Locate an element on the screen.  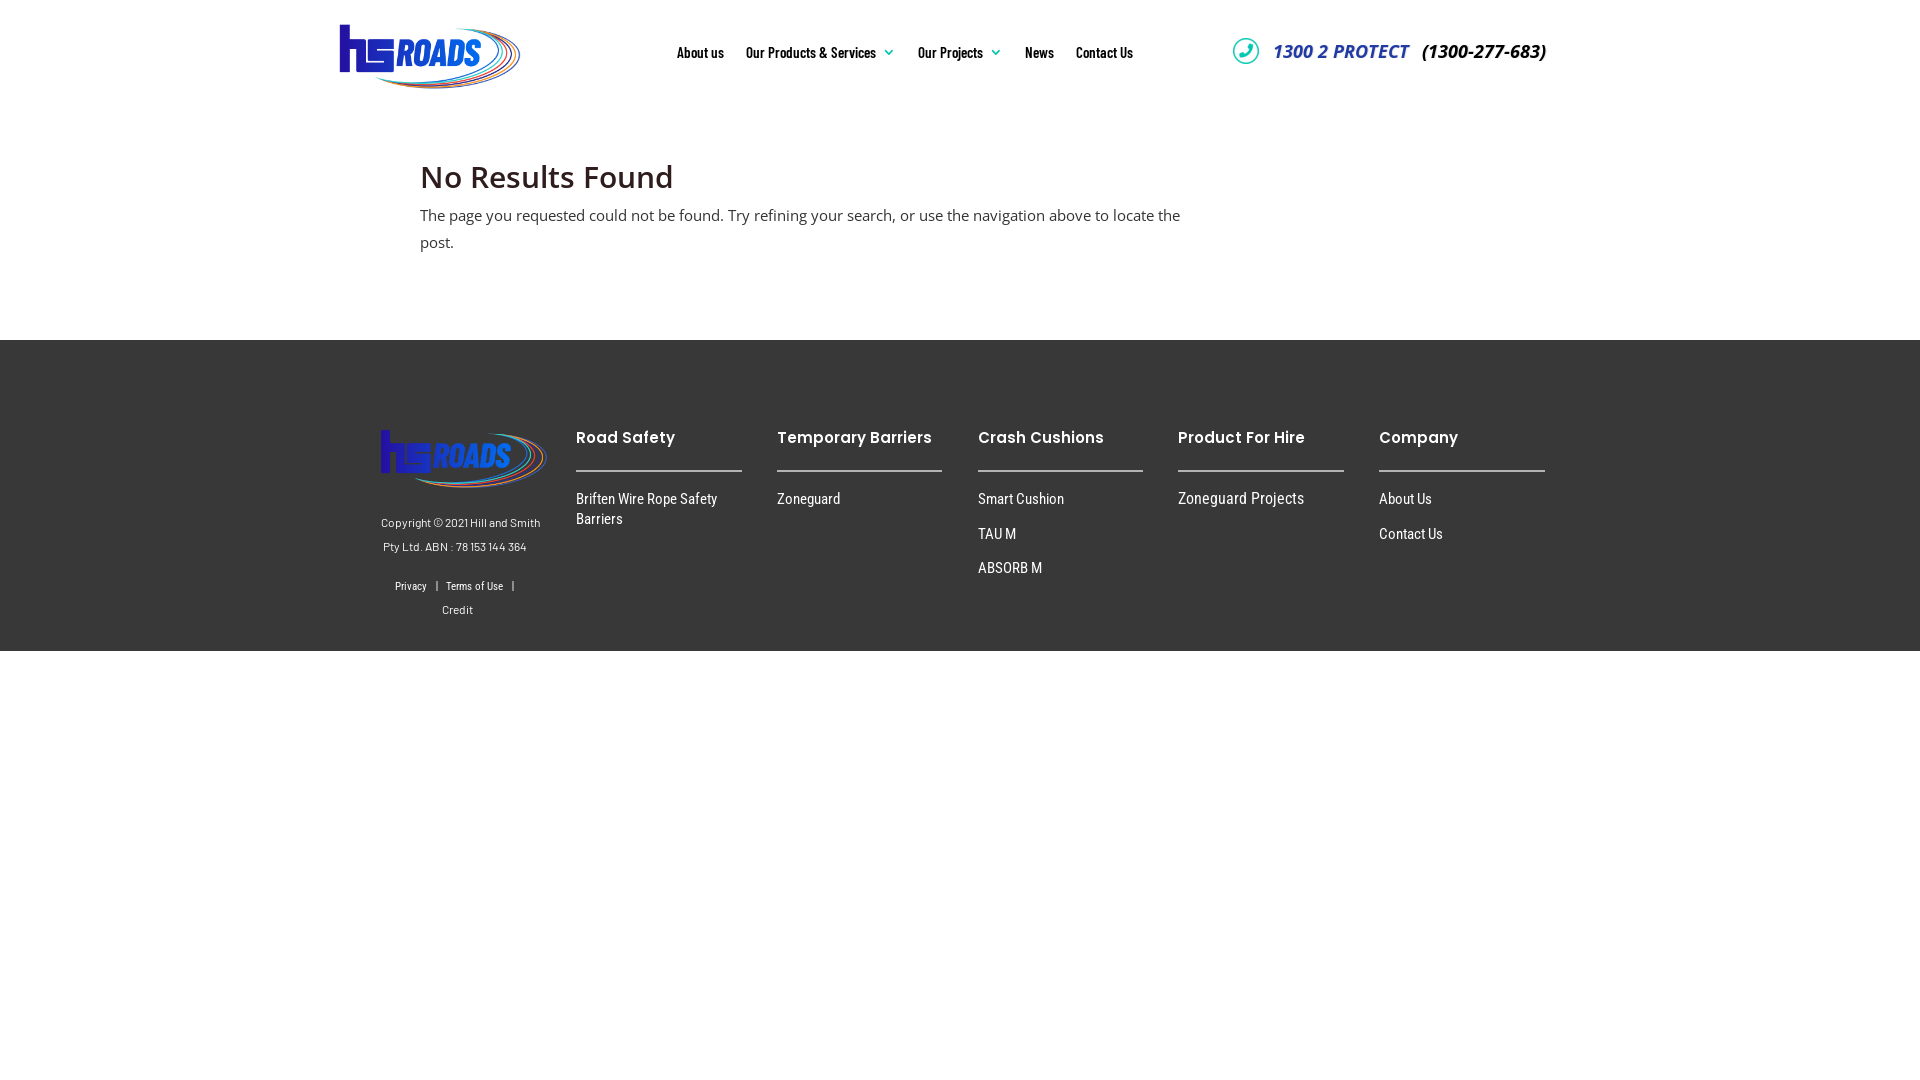
'About Us' is located at coordinates (1377, 497).